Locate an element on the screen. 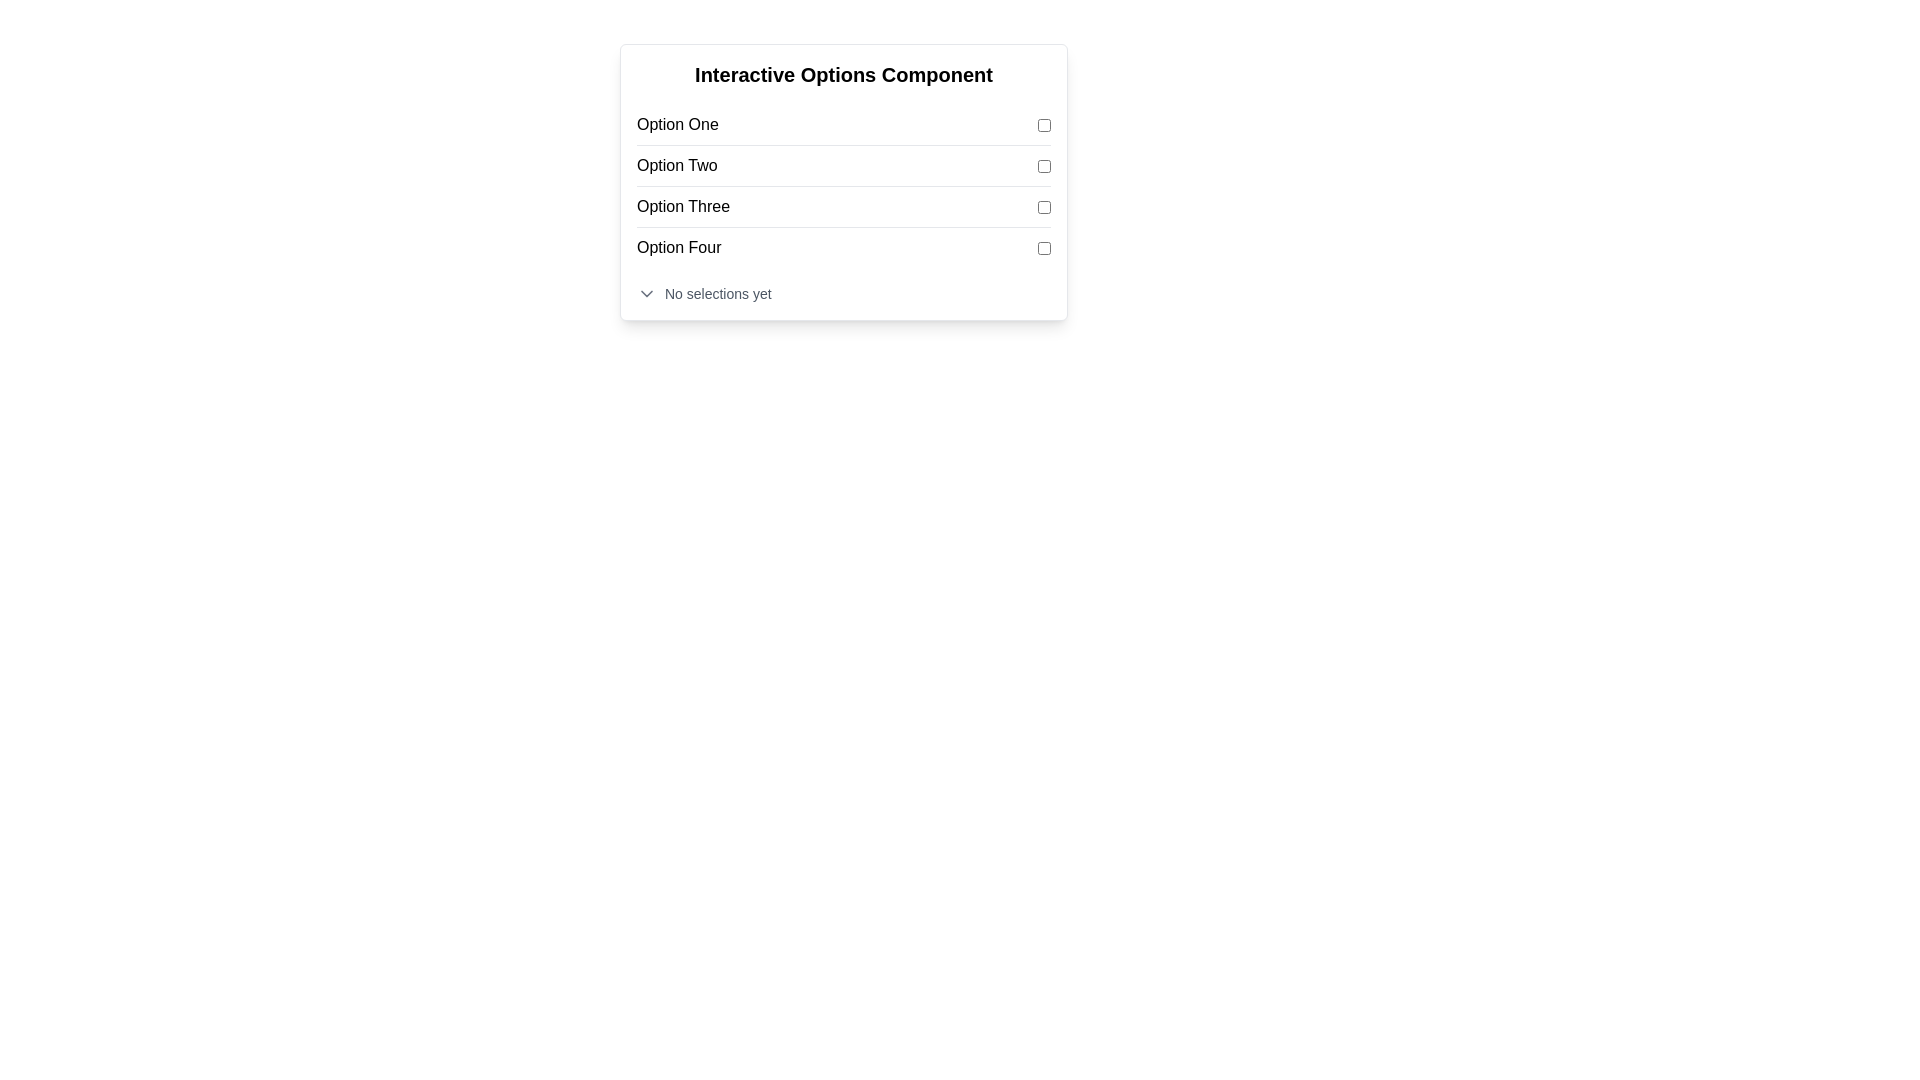  the checkbox for 'Option Three' is located at coordinates (1043, 207).